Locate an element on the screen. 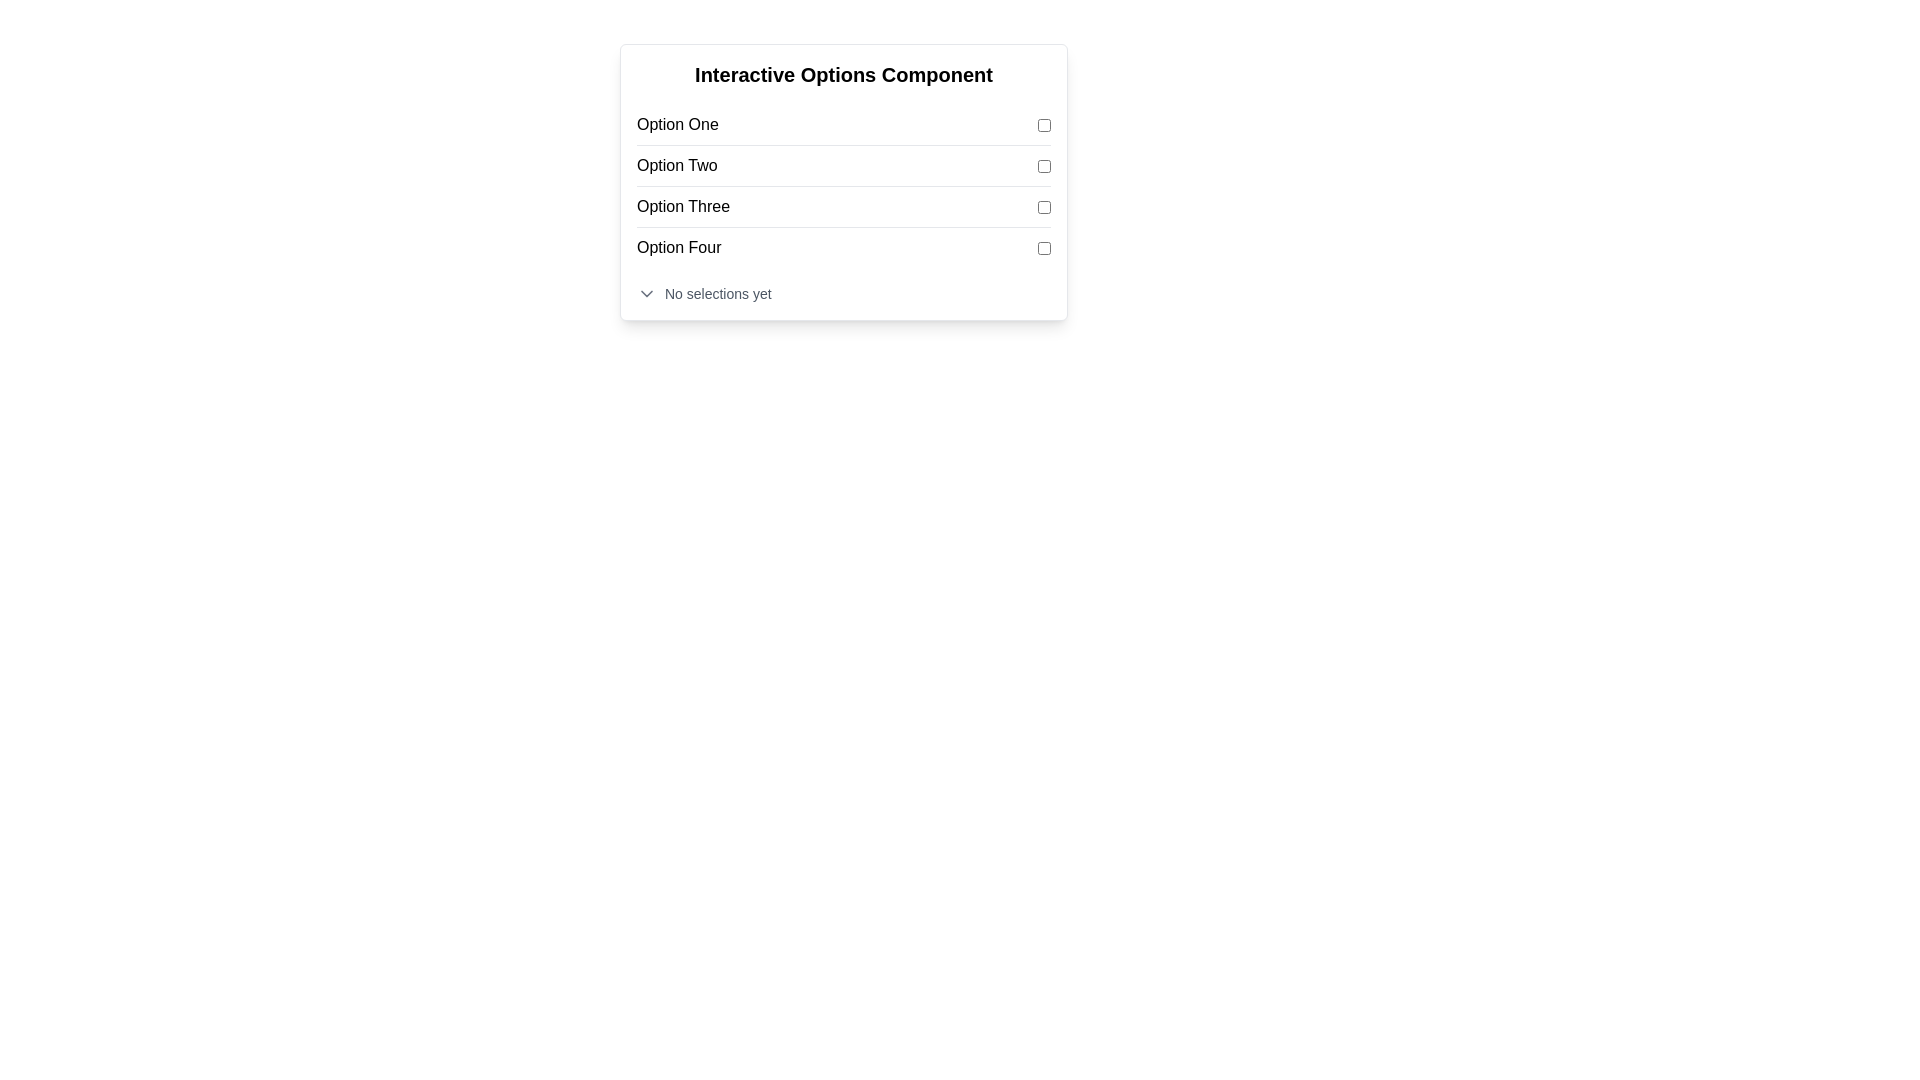  the checkbox for 'Option Three' is located at coordinates (1043, 207).